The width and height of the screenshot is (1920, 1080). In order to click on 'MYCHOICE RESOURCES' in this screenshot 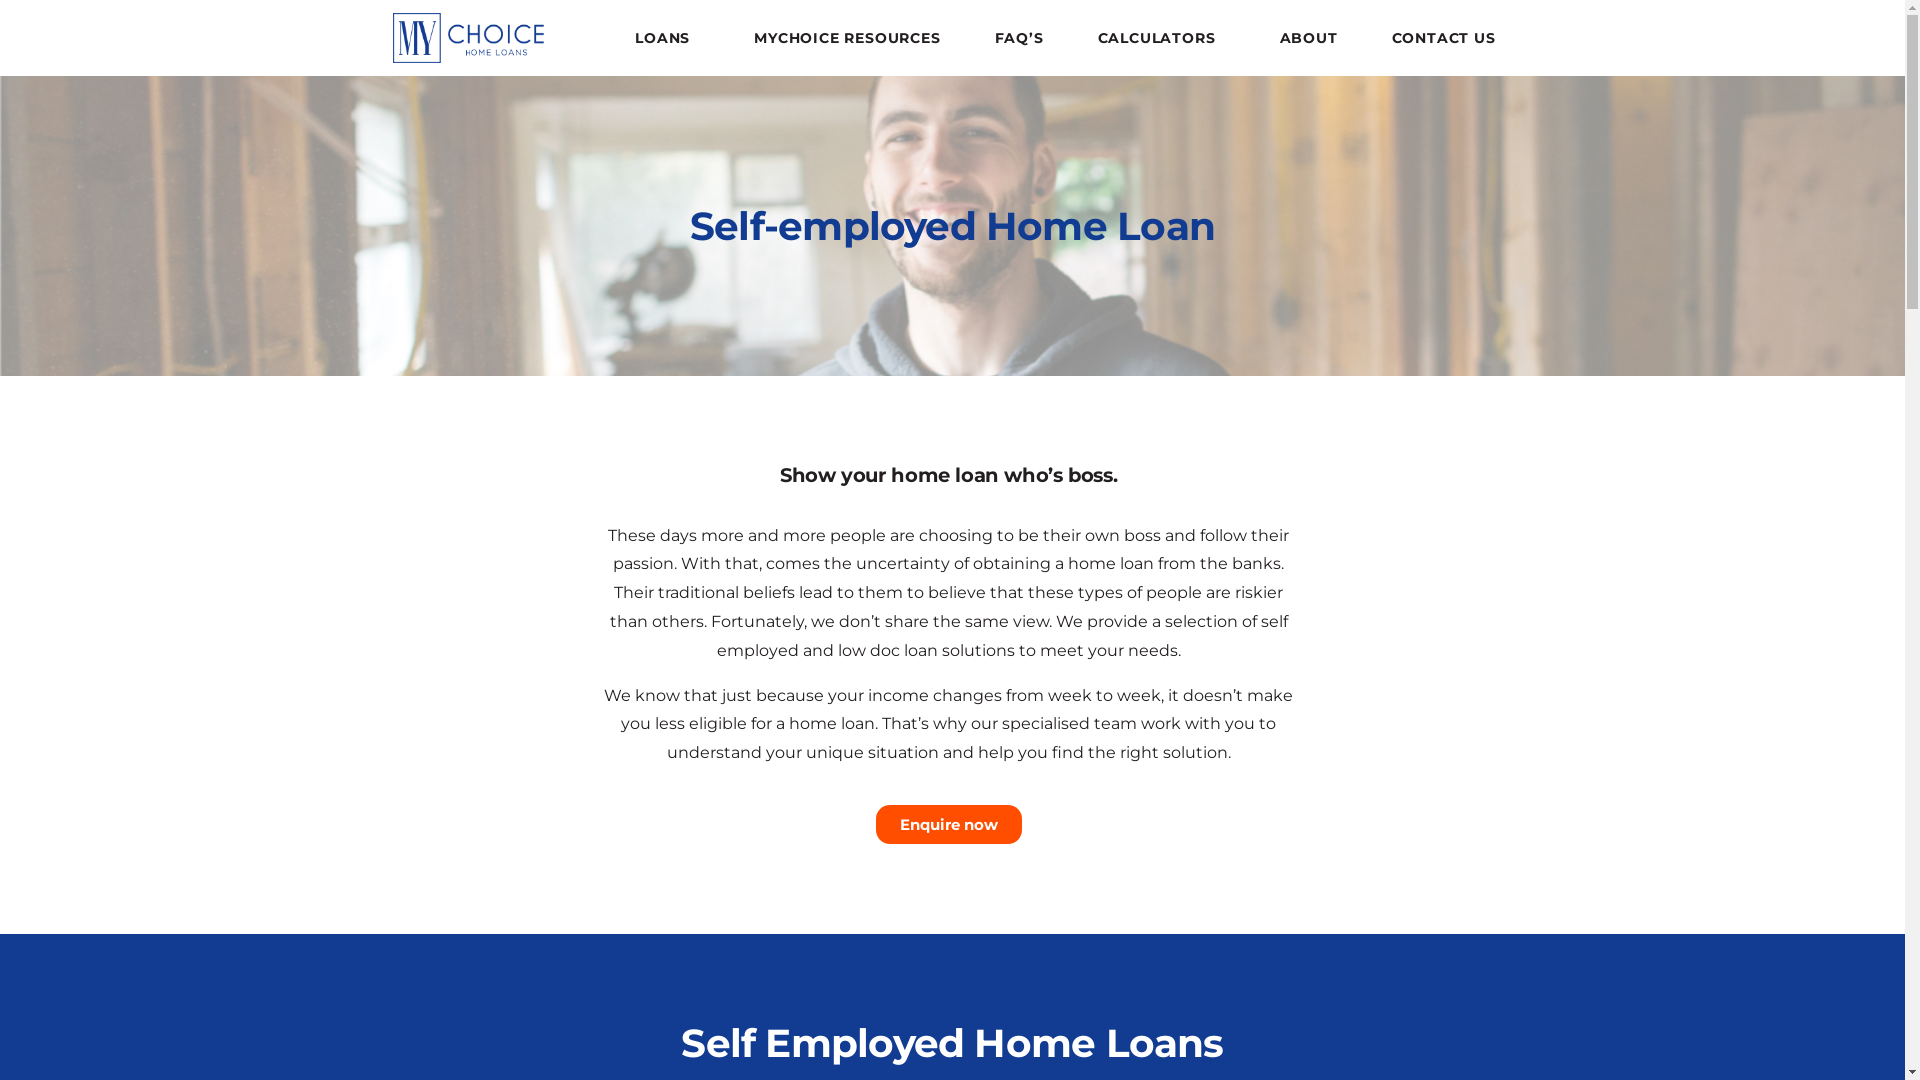, I will do `click(846, 38)`.